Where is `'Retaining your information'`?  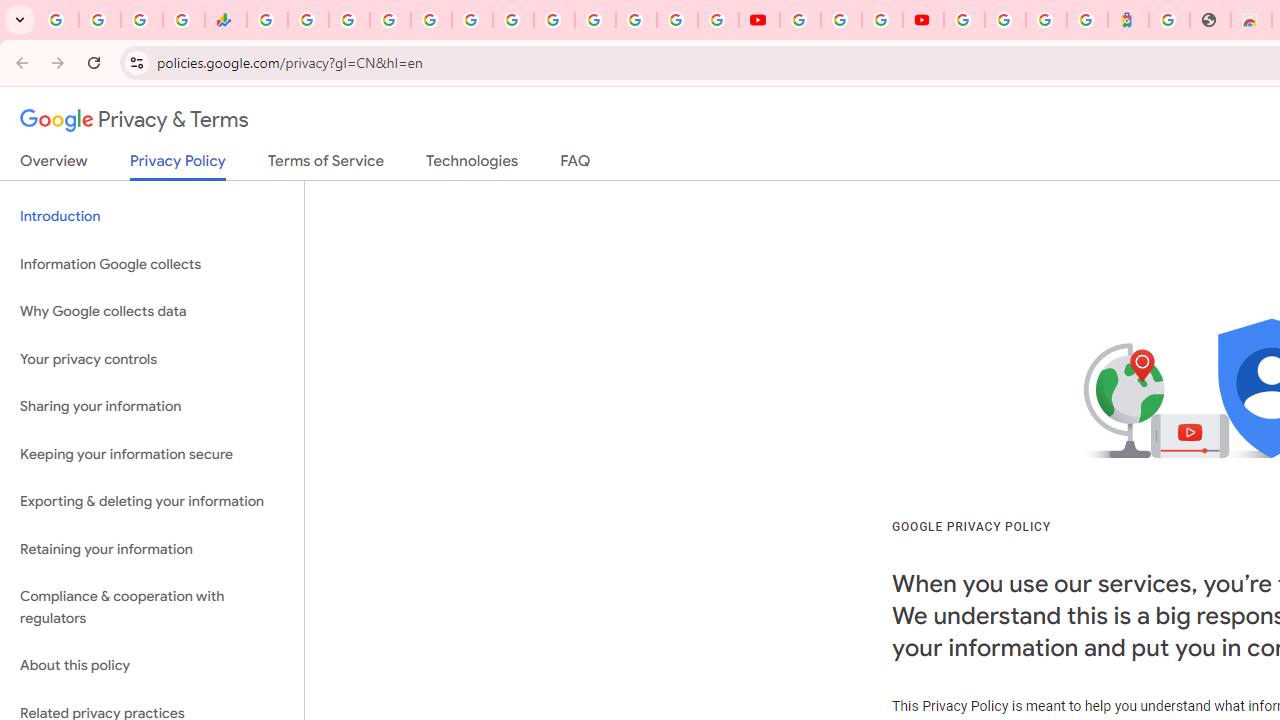 'Retaining your information' is located at coordinates (151, 549).